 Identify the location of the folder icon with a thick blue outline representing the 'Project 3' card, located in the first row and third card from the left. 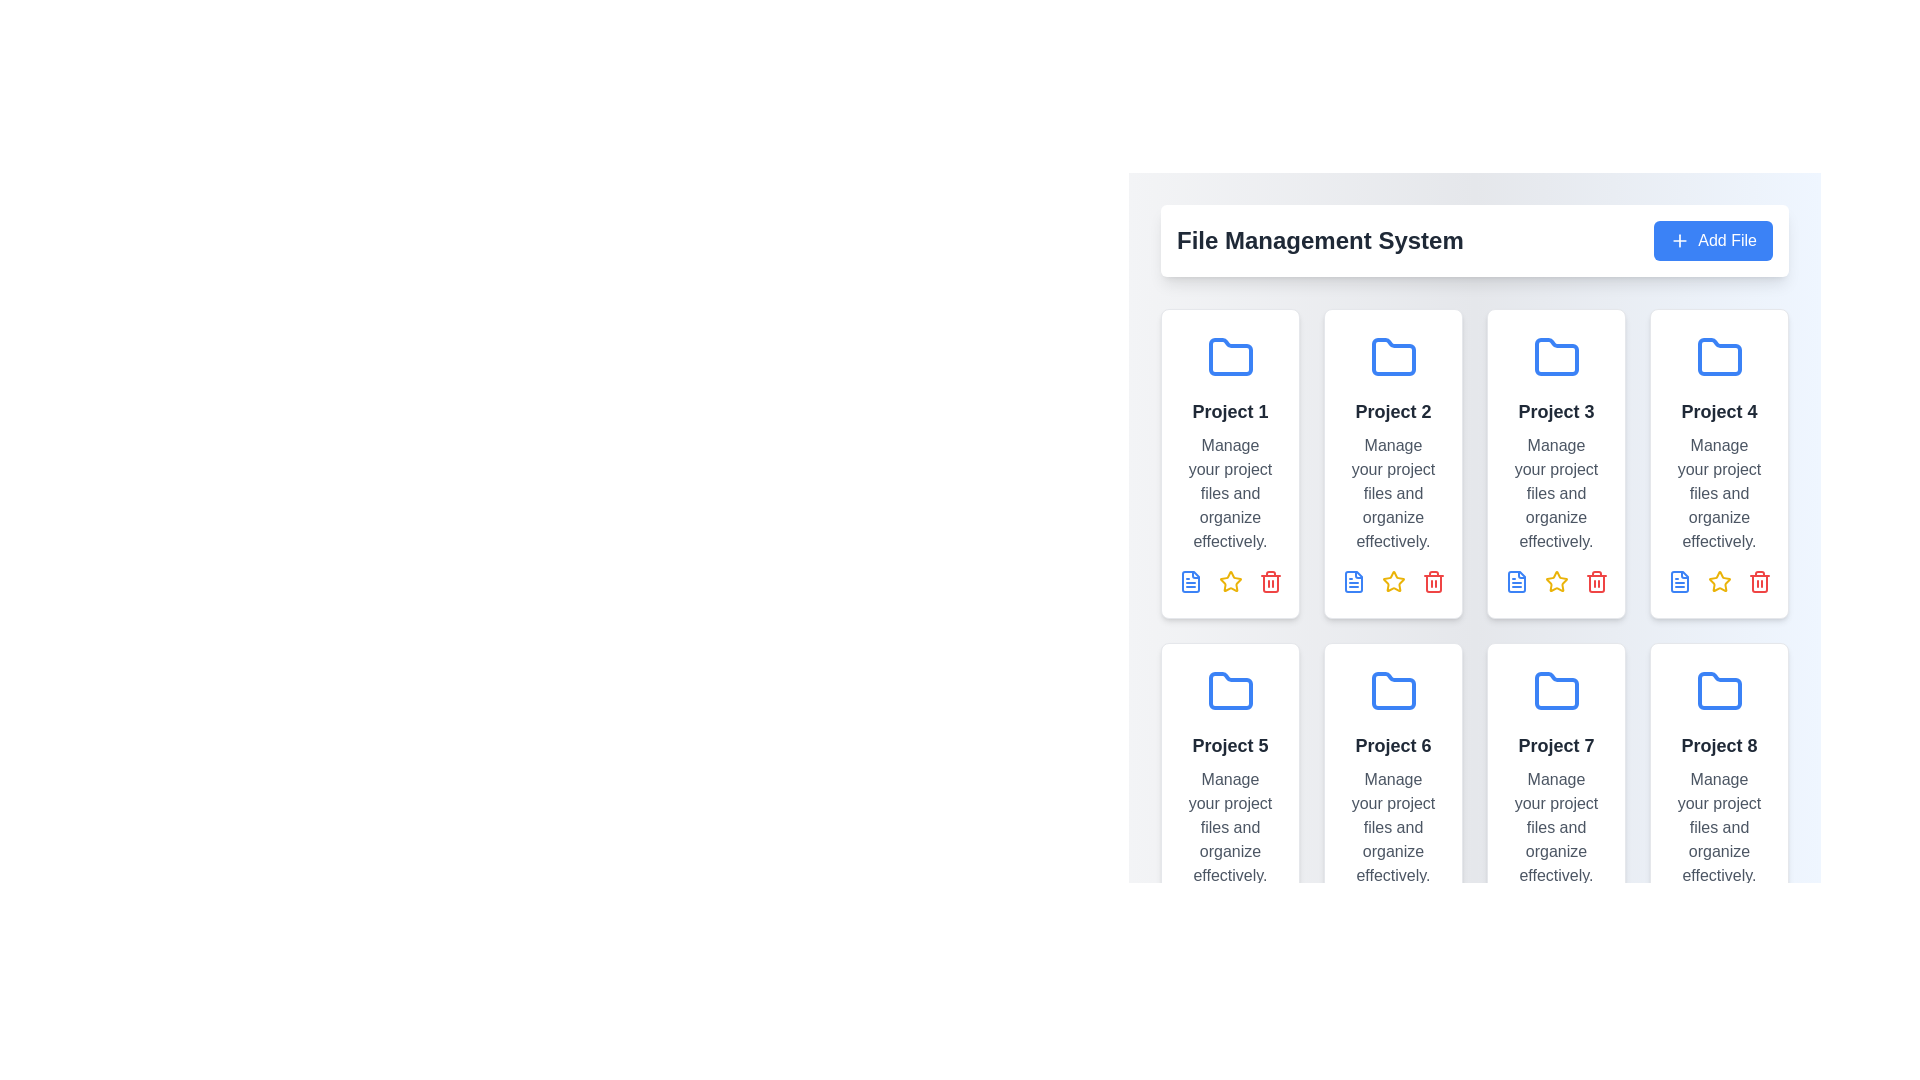
(1555, 356).